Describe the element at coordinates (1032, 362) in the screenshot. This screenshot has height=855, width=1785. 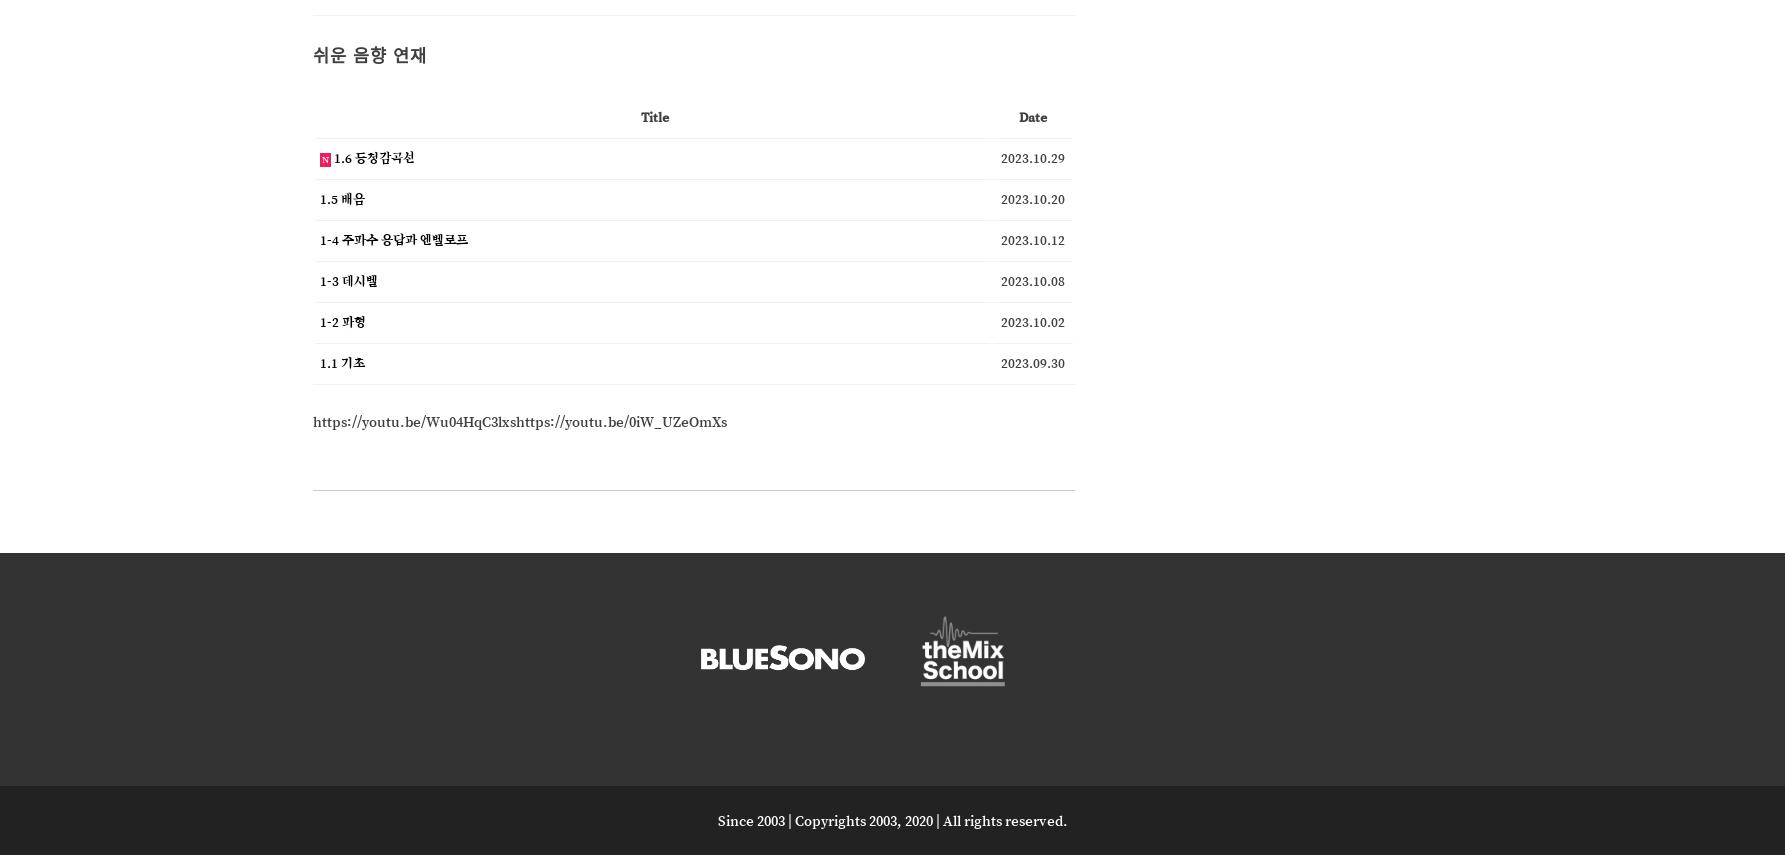
I see `'2023.09.30'` at that location.